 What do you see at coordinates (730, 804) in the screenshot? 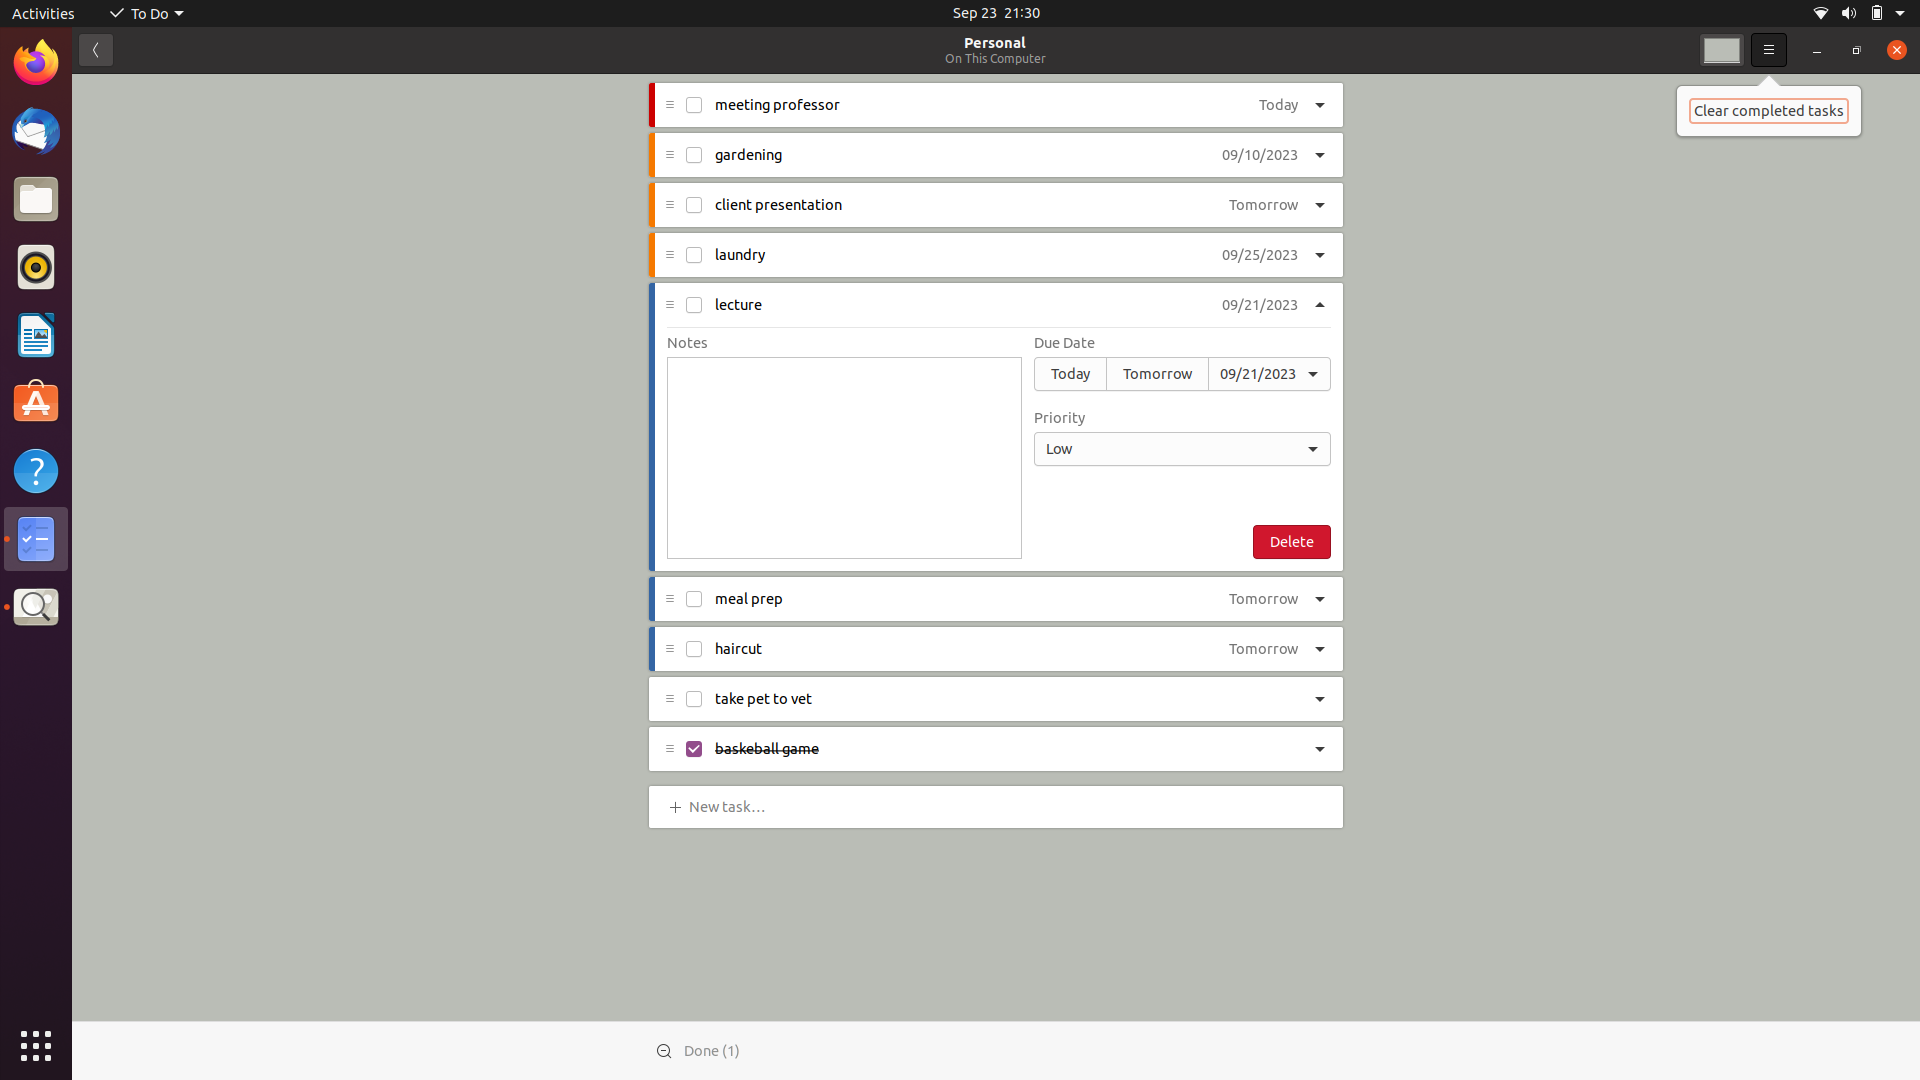
I see `Add "book keeping" task` at bounding box center [730, 804].